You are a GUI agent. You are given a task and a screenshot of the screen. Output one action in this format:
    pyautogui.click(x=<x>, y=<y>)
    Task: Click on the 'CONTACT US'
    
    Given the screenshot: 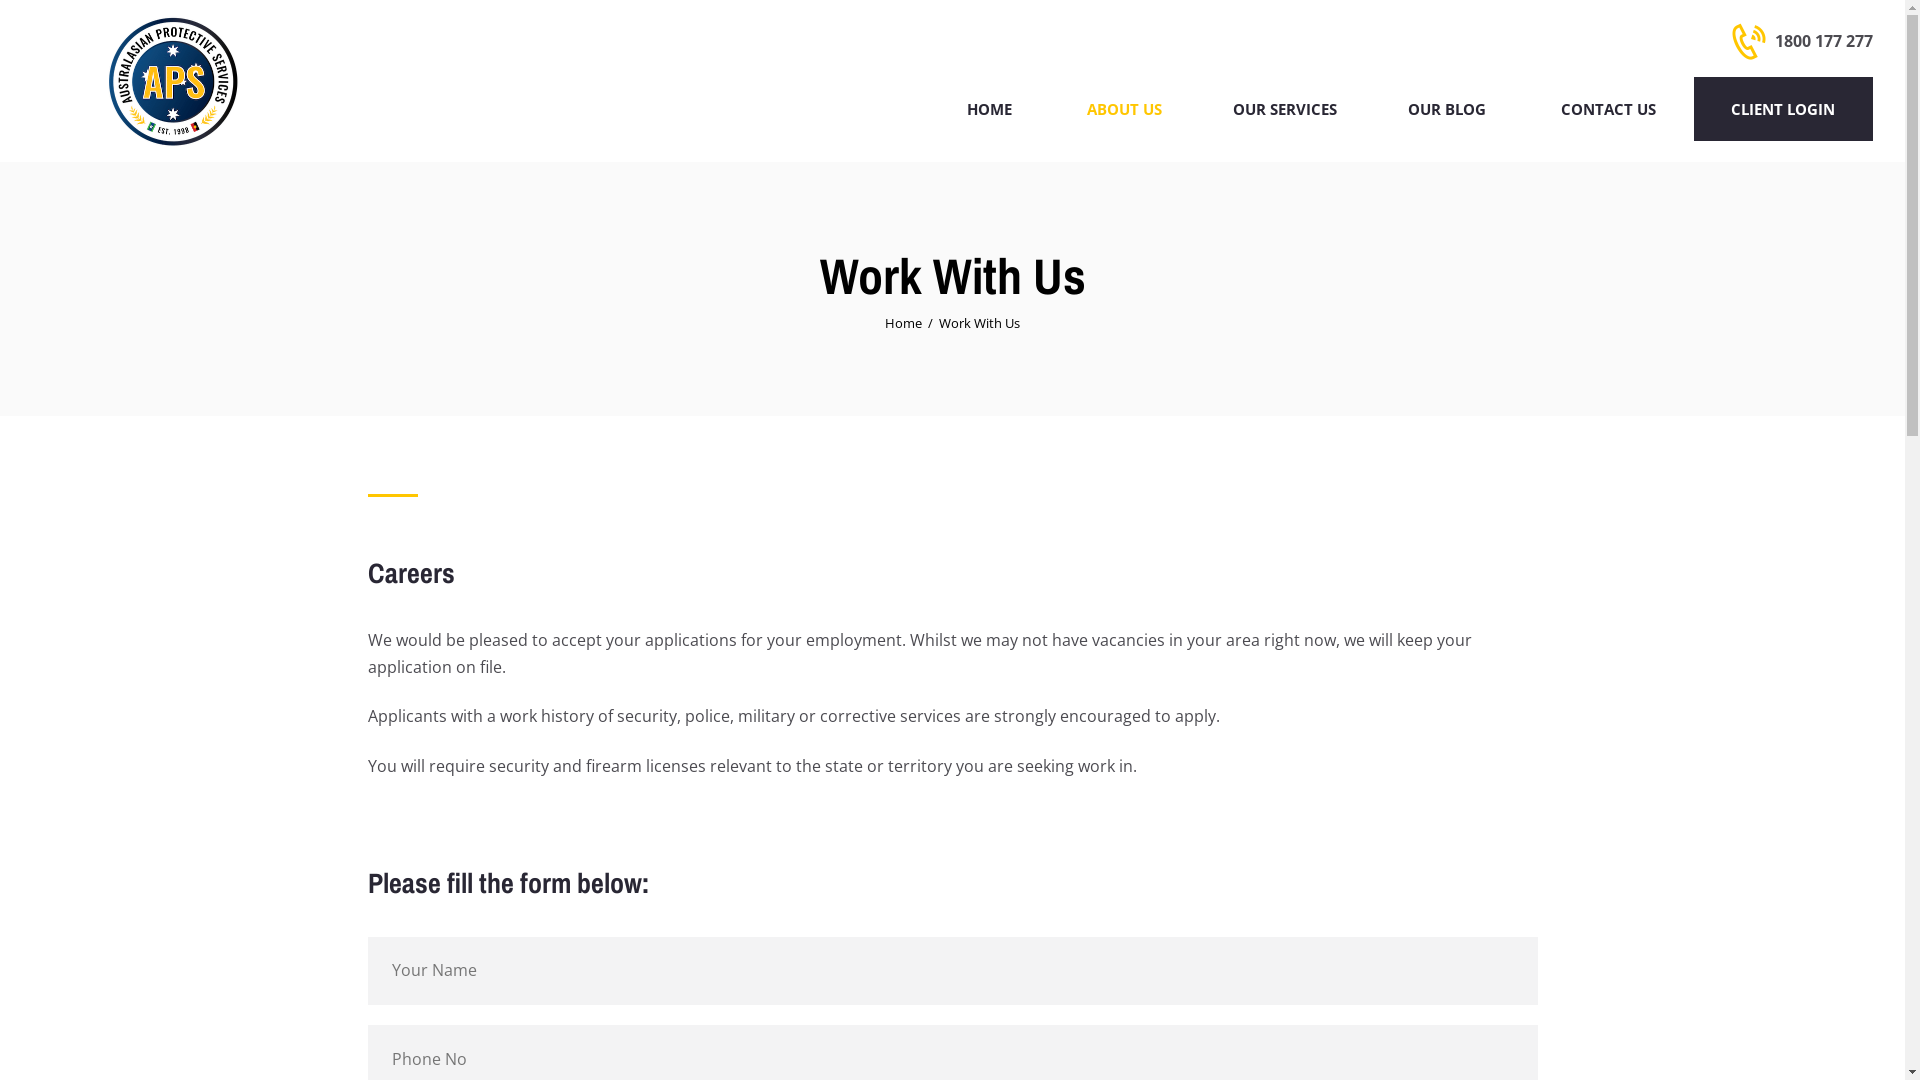 What is the action you would take?
    pyautogui.click(x=1522, y=108)
    